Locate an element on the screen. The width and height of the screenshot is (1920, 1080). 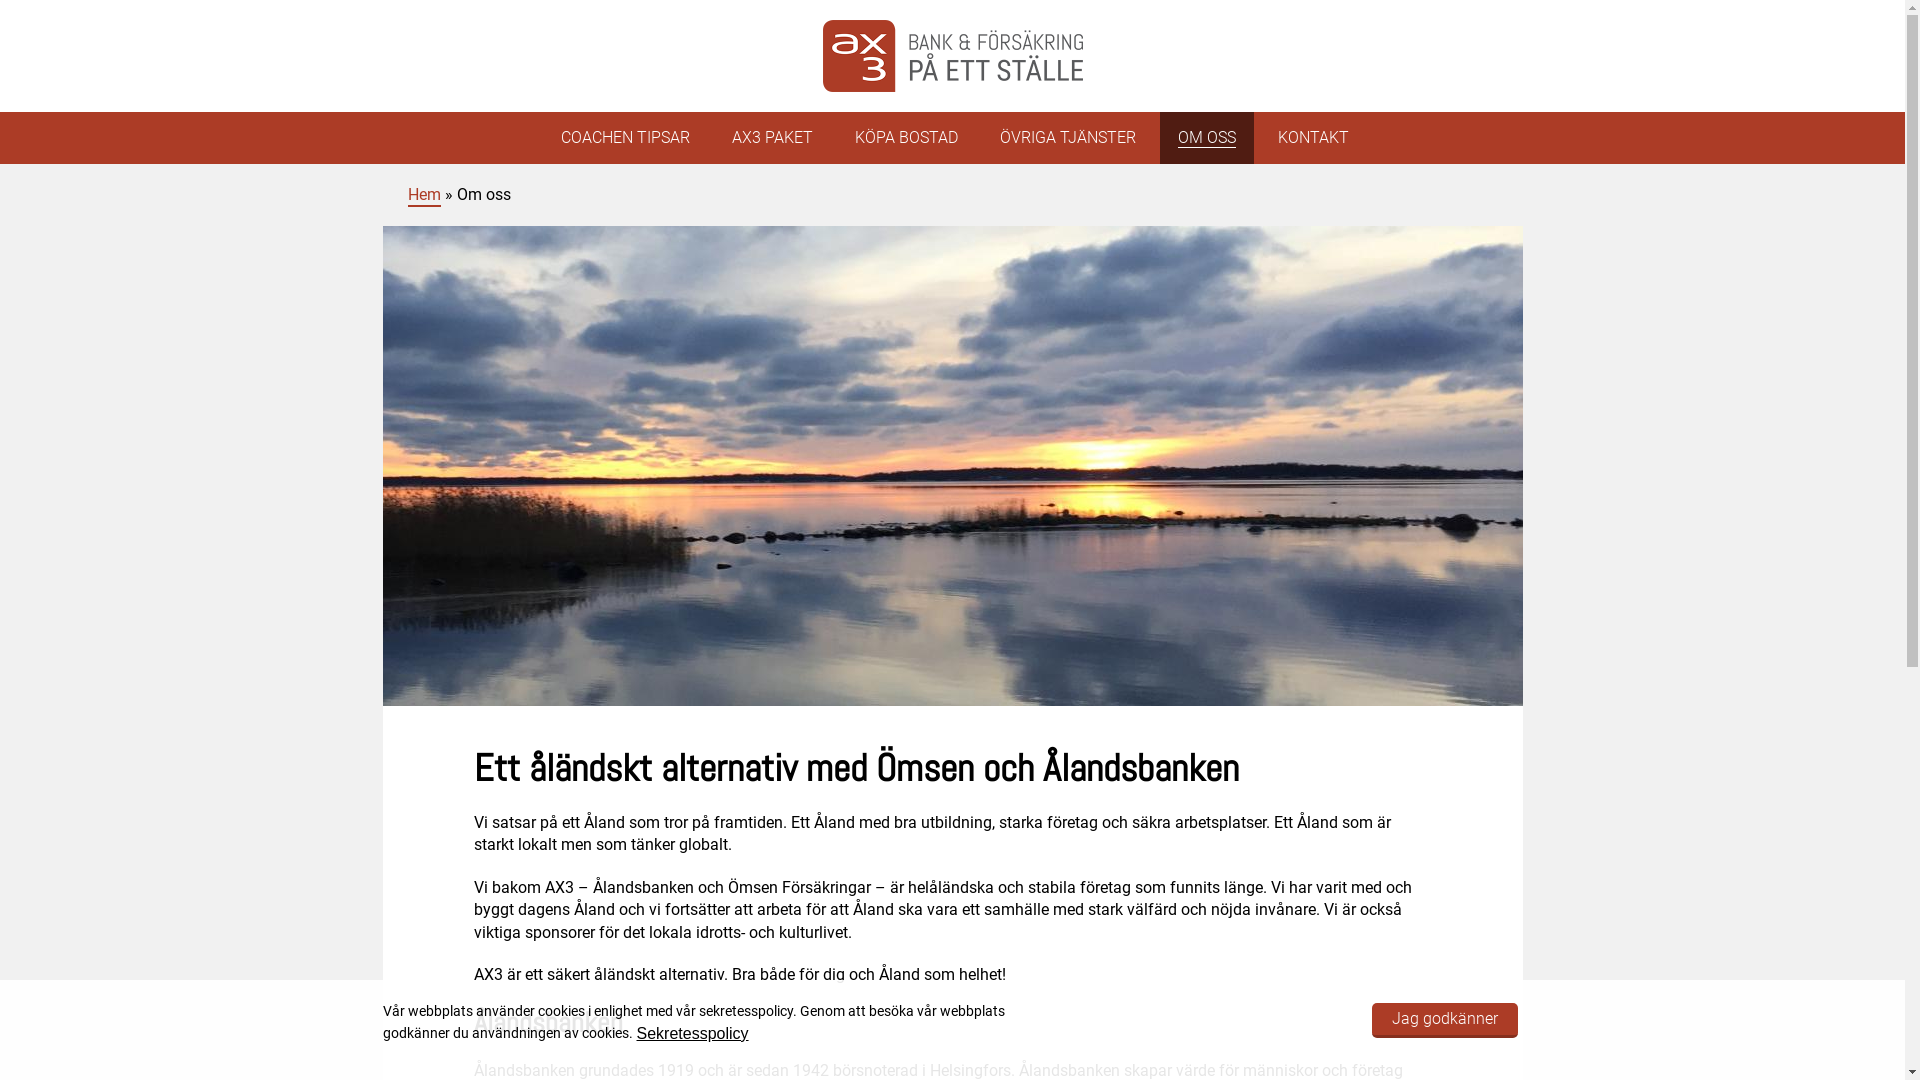
'Sekretesspolicy' is located at coordinates (691, 1033).